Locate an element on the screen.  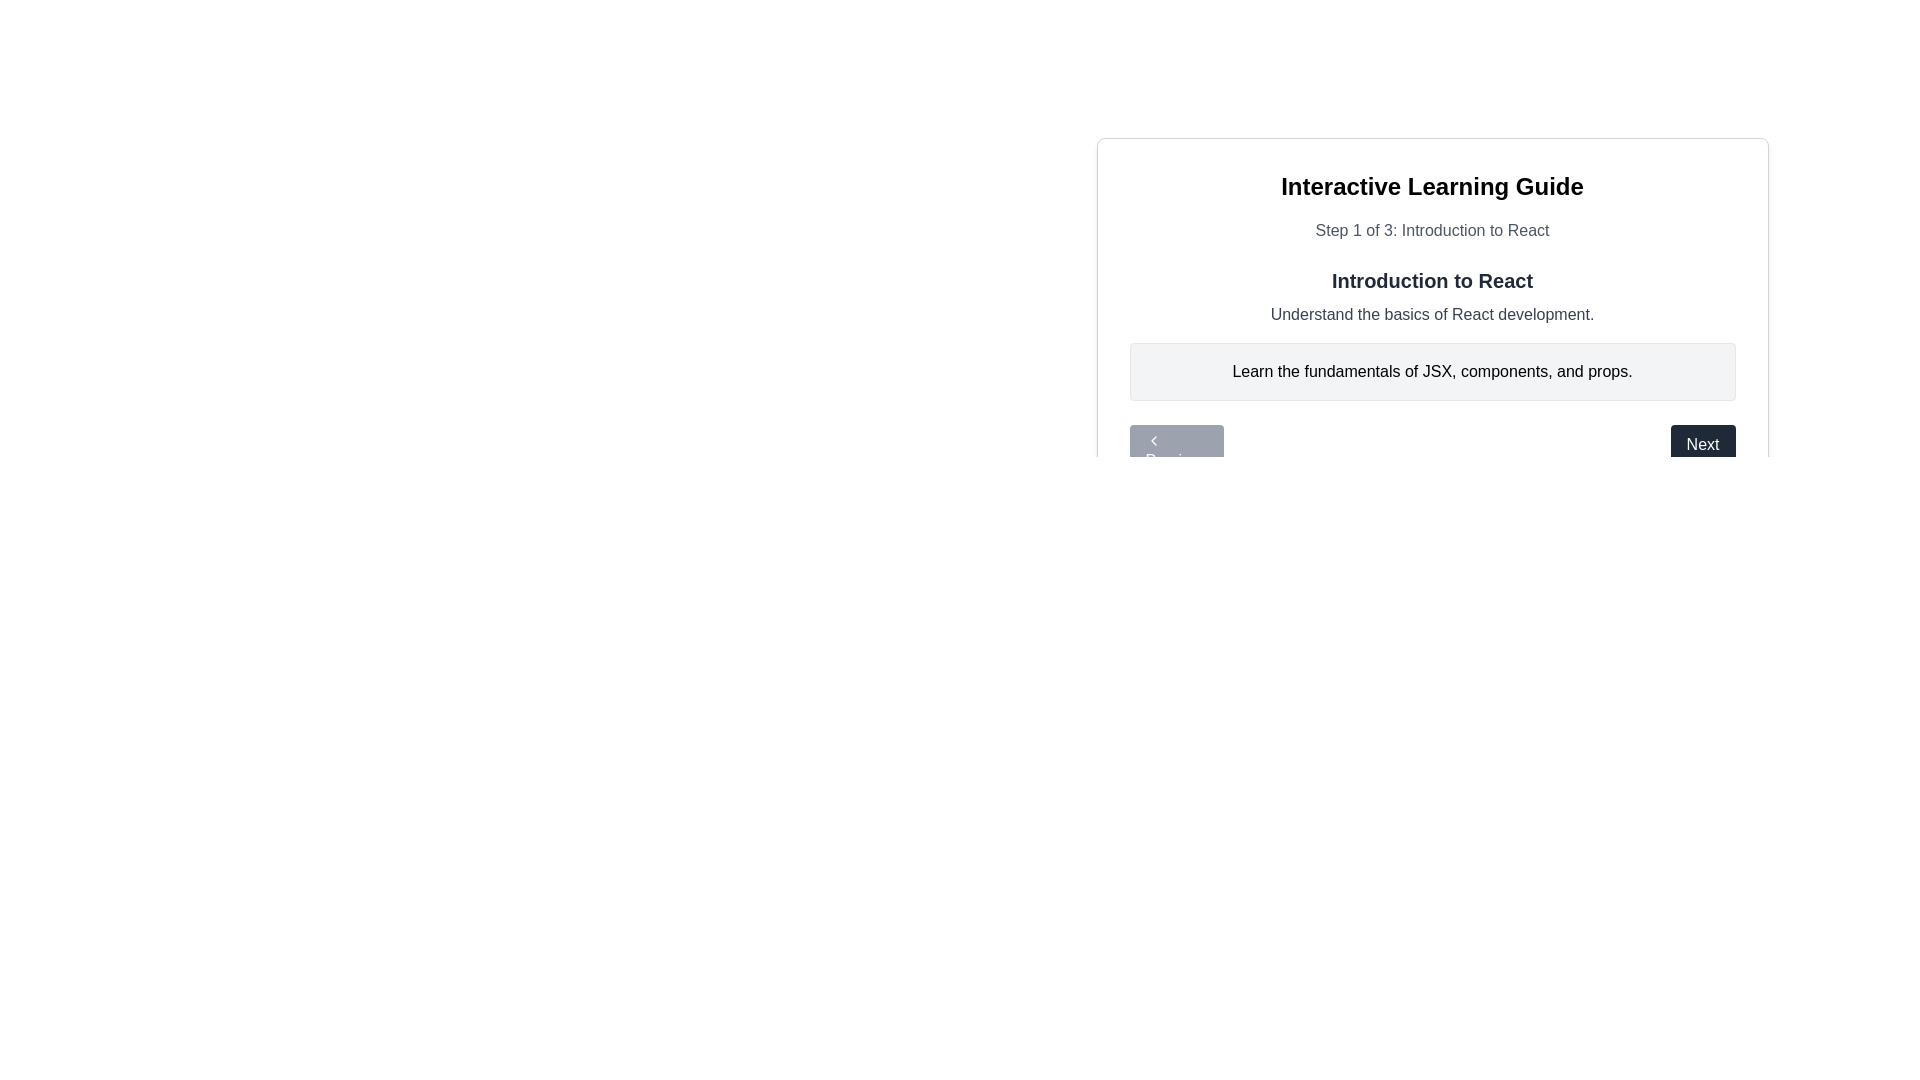
the content of the 'Previous' button which contains a leftward-facing chevron icon, located at the bottom-left portion of the card interface is located at coordinates (1153, 439).